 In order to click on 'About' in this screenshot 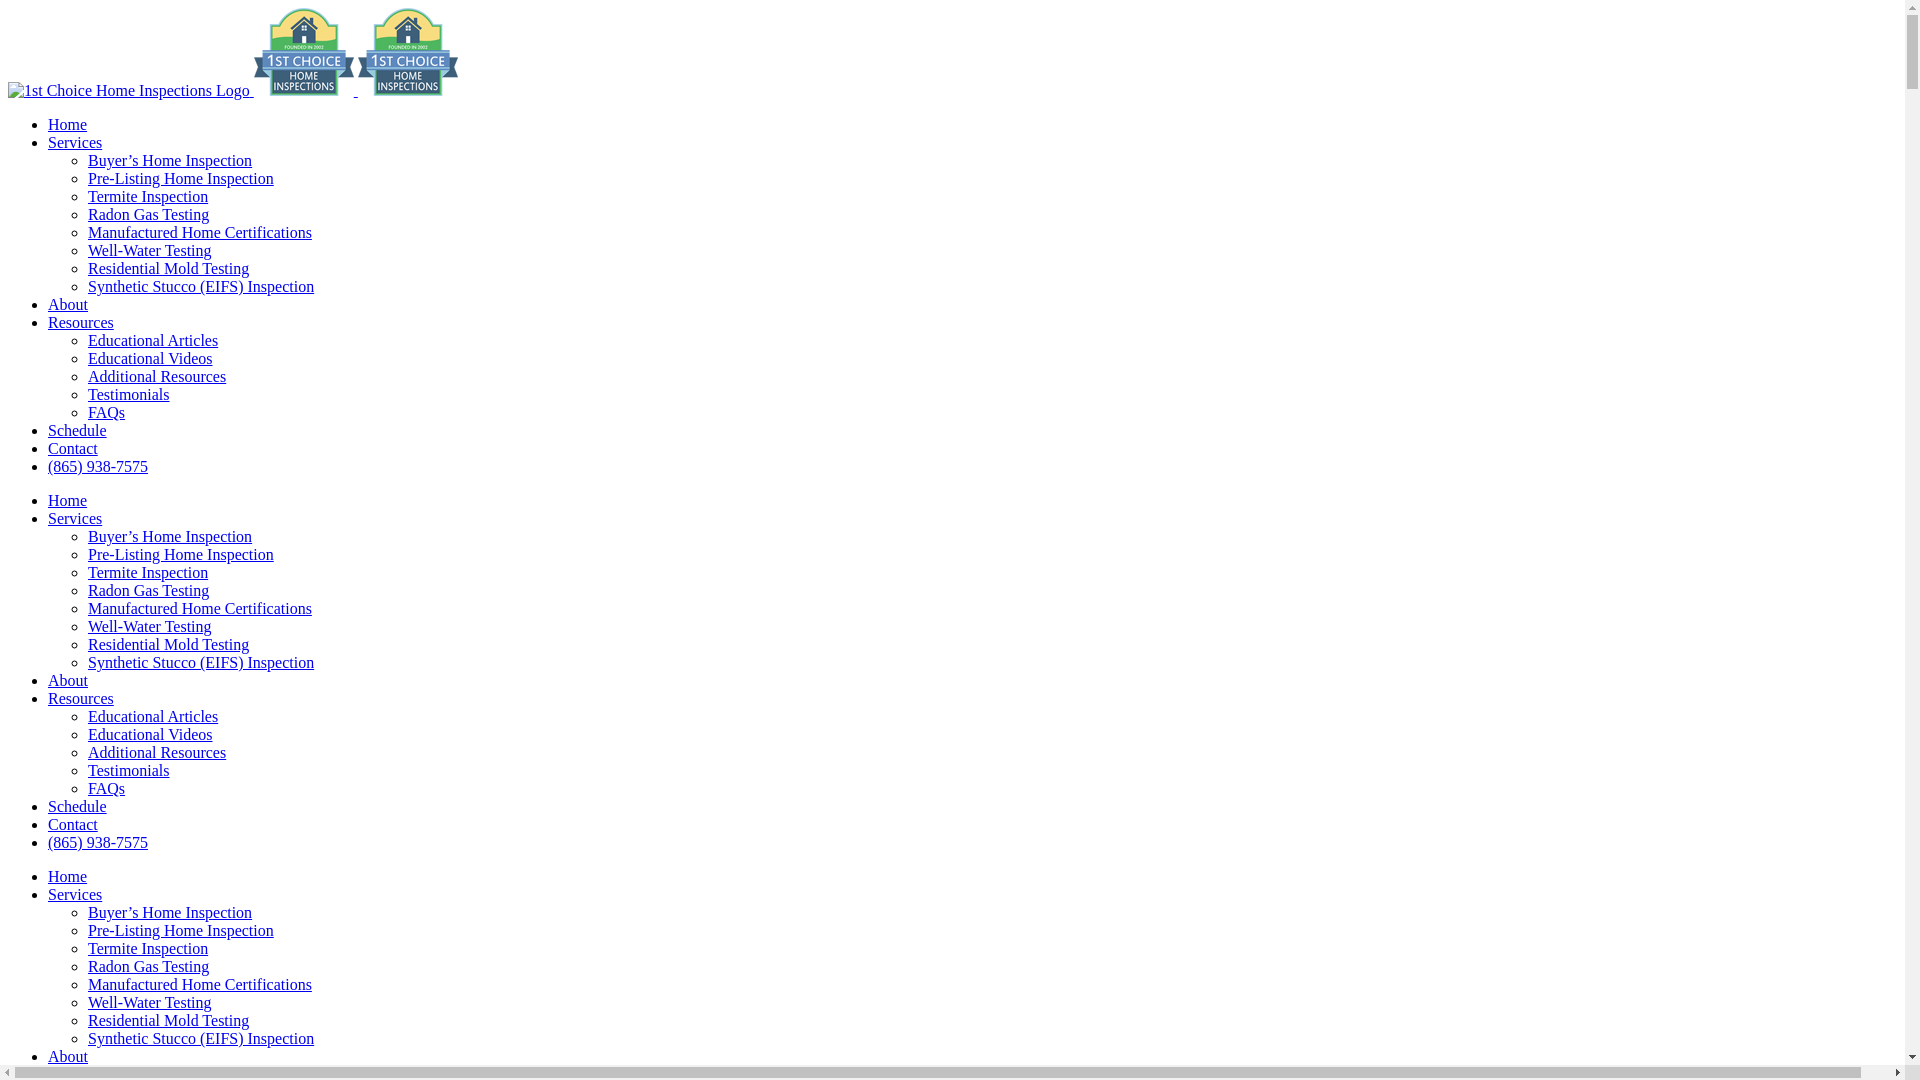, I will do `click(67, 1055)`.